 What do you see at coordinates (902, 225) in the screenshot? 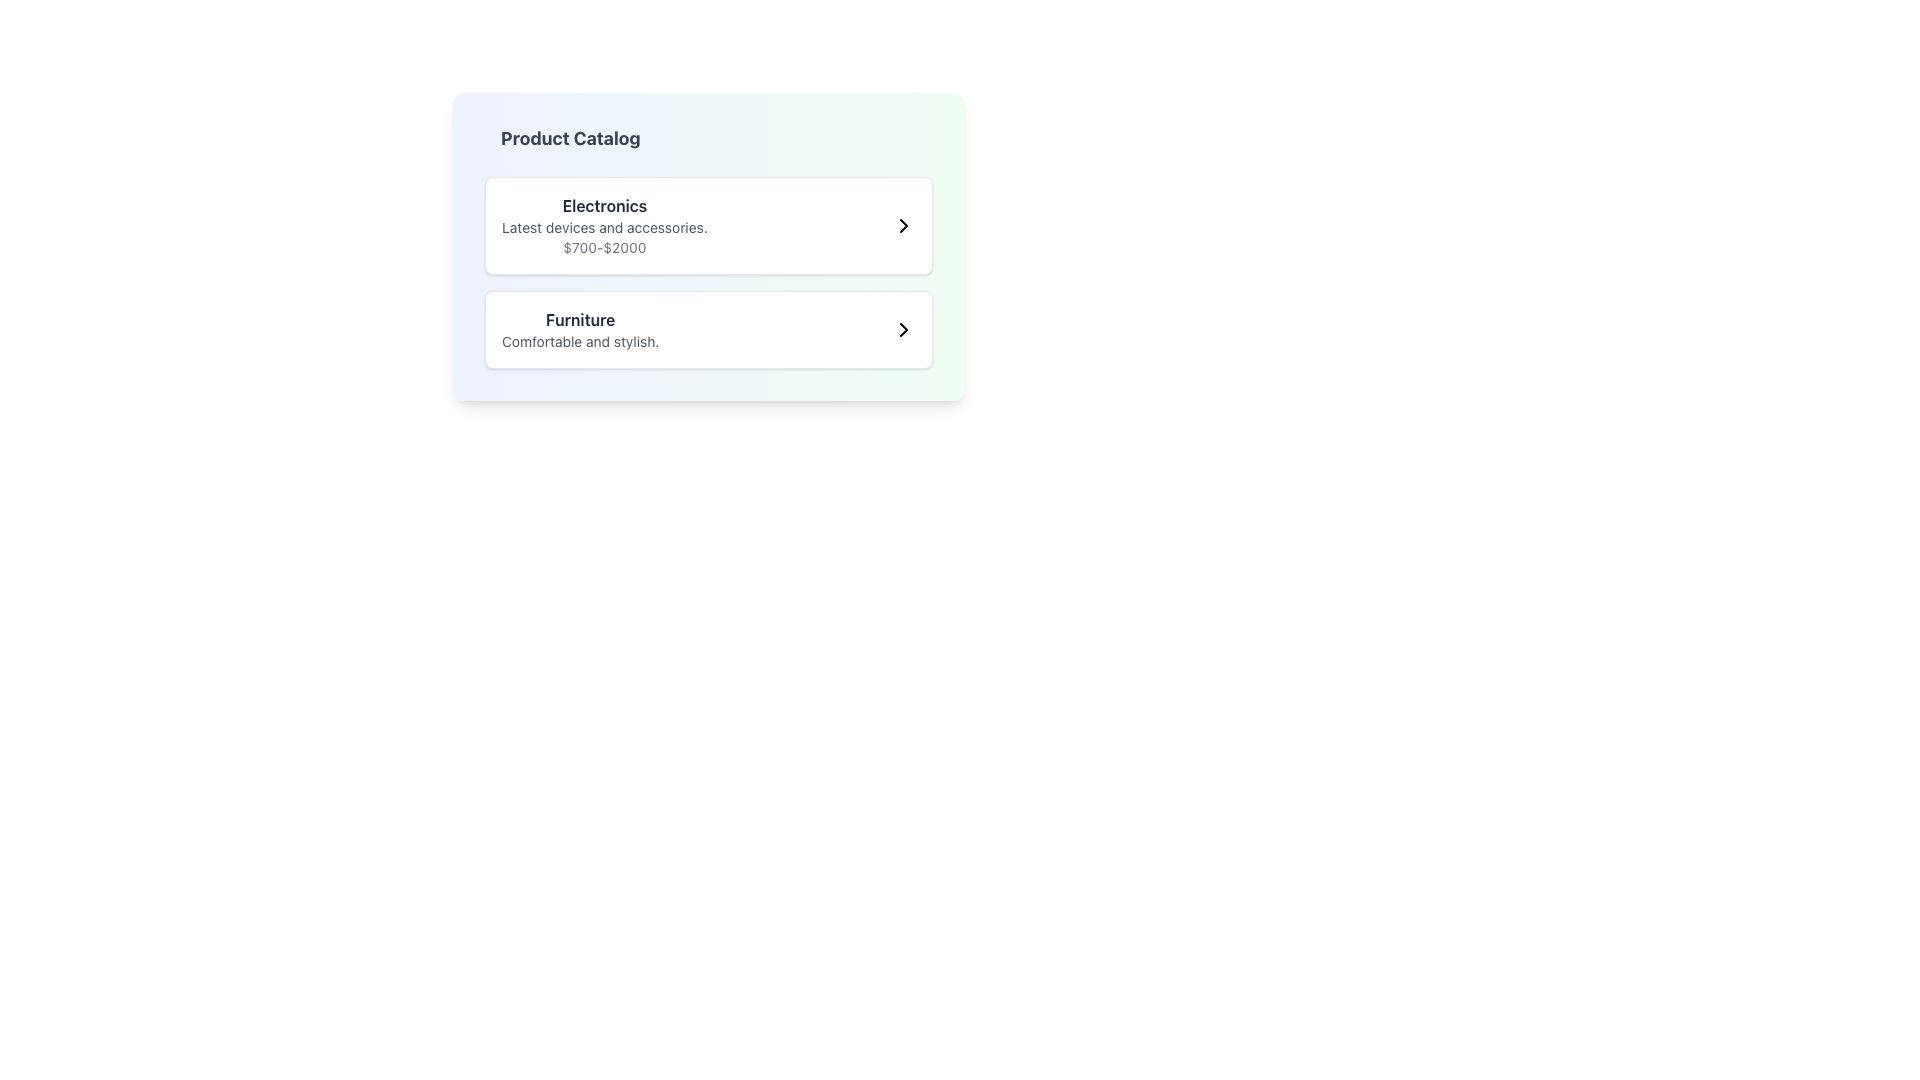
I see `the chevron icon located within the 'Electronics' category box` at bounding box center [902, 225].